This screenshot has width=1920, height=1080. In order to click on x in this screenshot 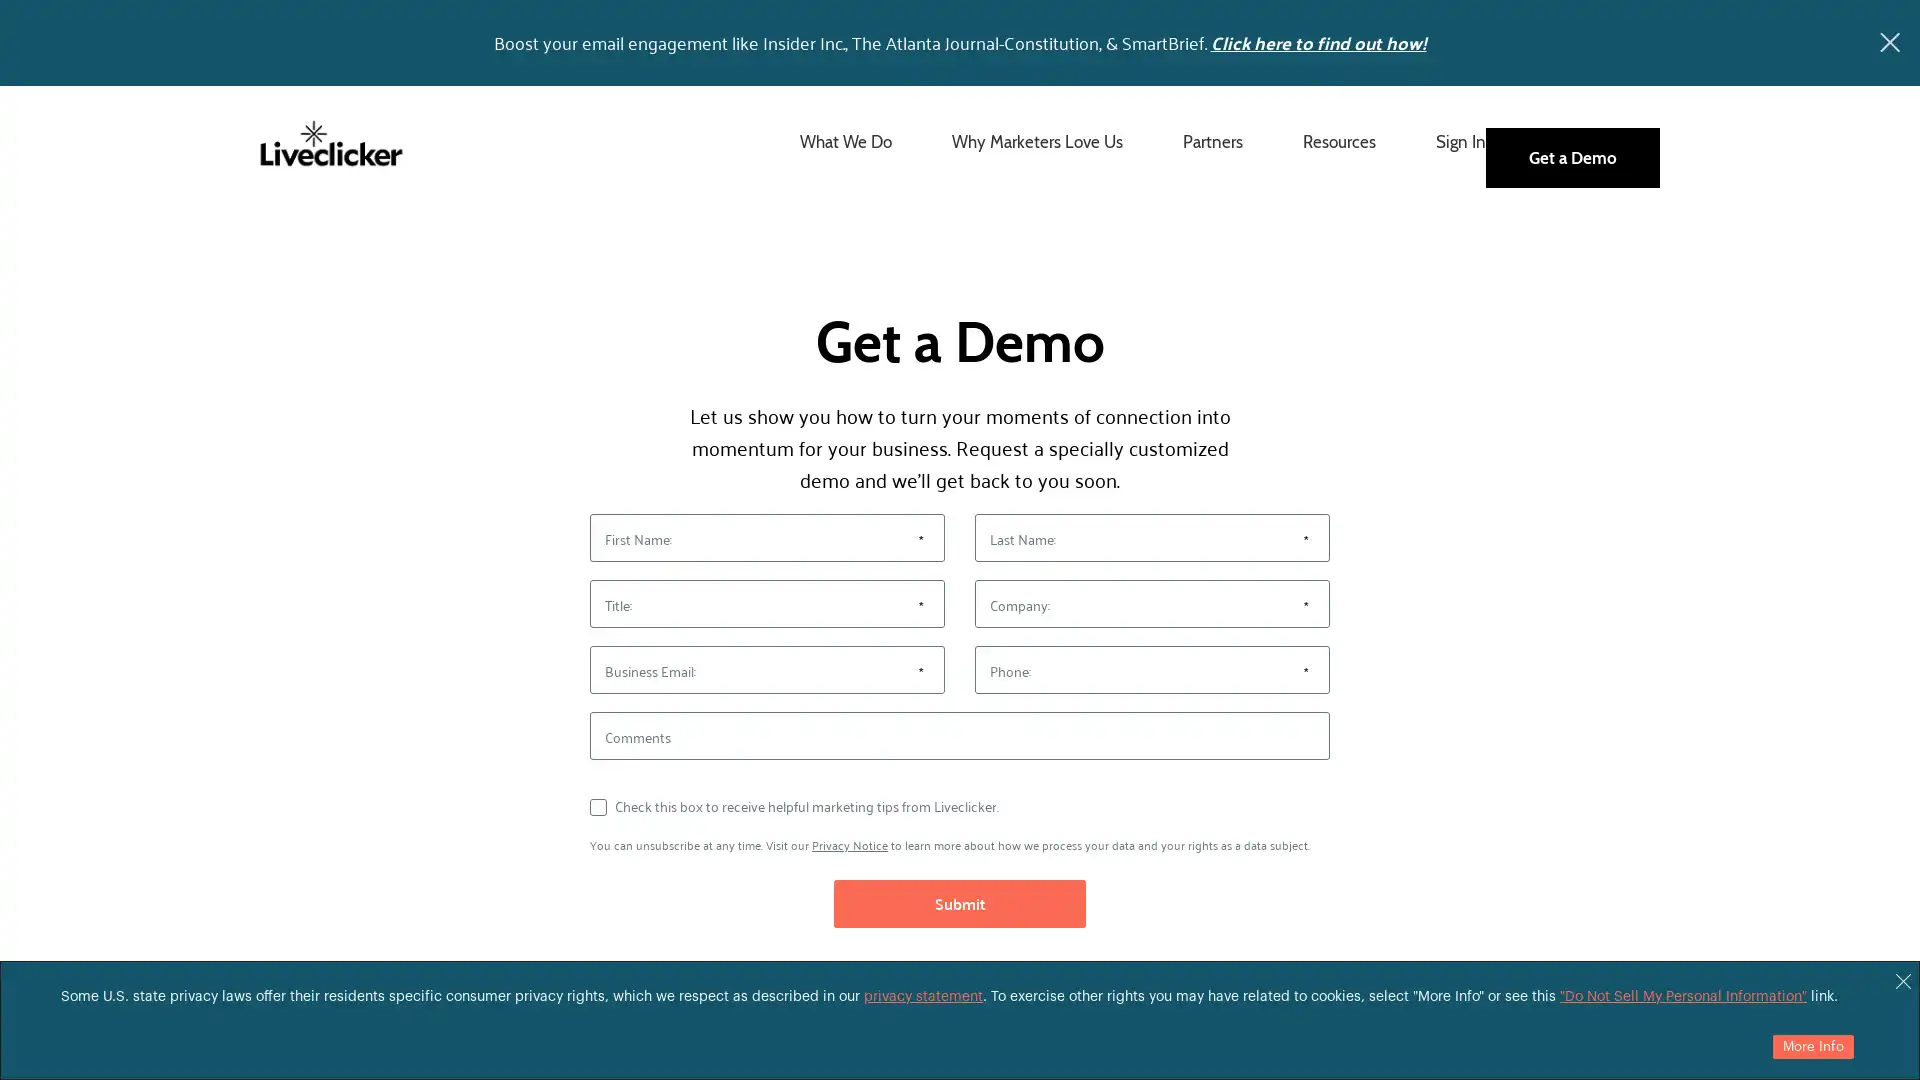, I will do `click(1889, 42)`.